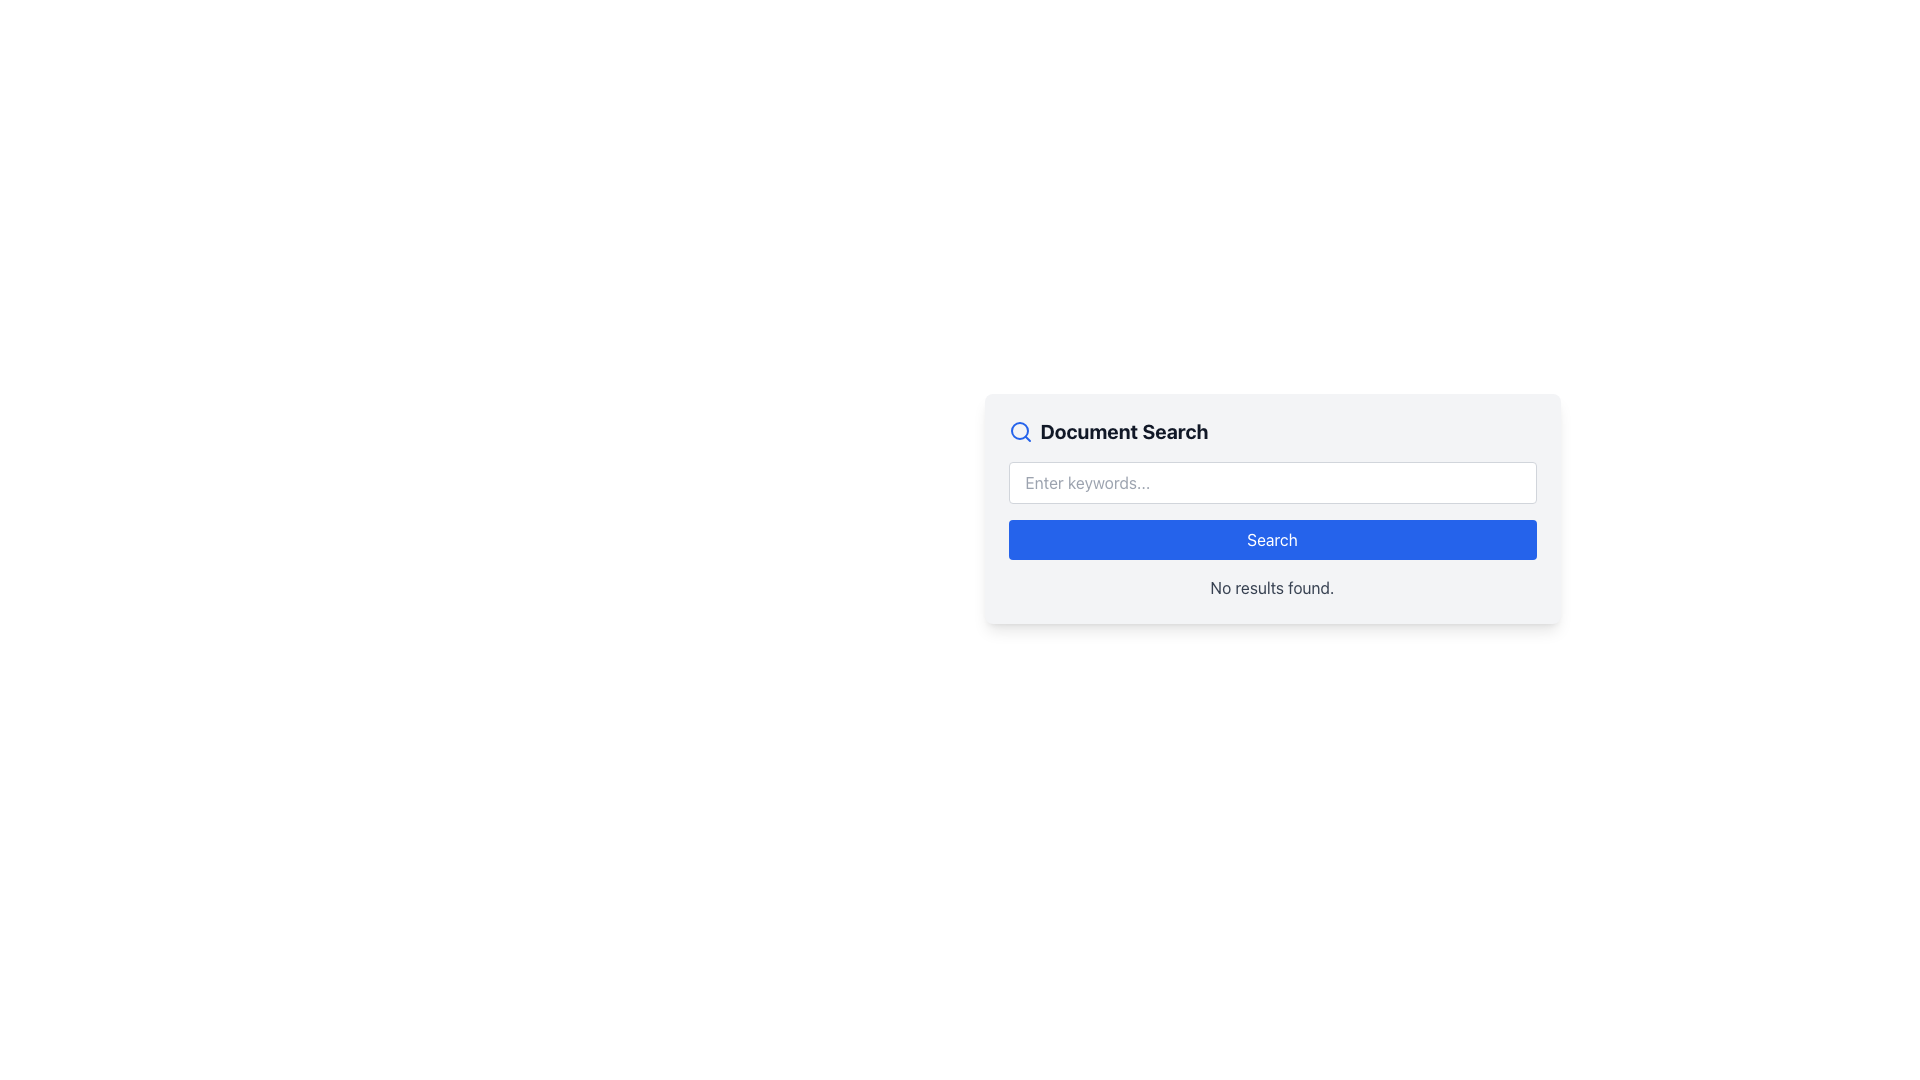 The width and height of the screenshot is (1920, 1080). I want to click on the circular graphical element that resembles a magnifying glass, located to the left of the 'Document Search' title, so click(1019, 430).